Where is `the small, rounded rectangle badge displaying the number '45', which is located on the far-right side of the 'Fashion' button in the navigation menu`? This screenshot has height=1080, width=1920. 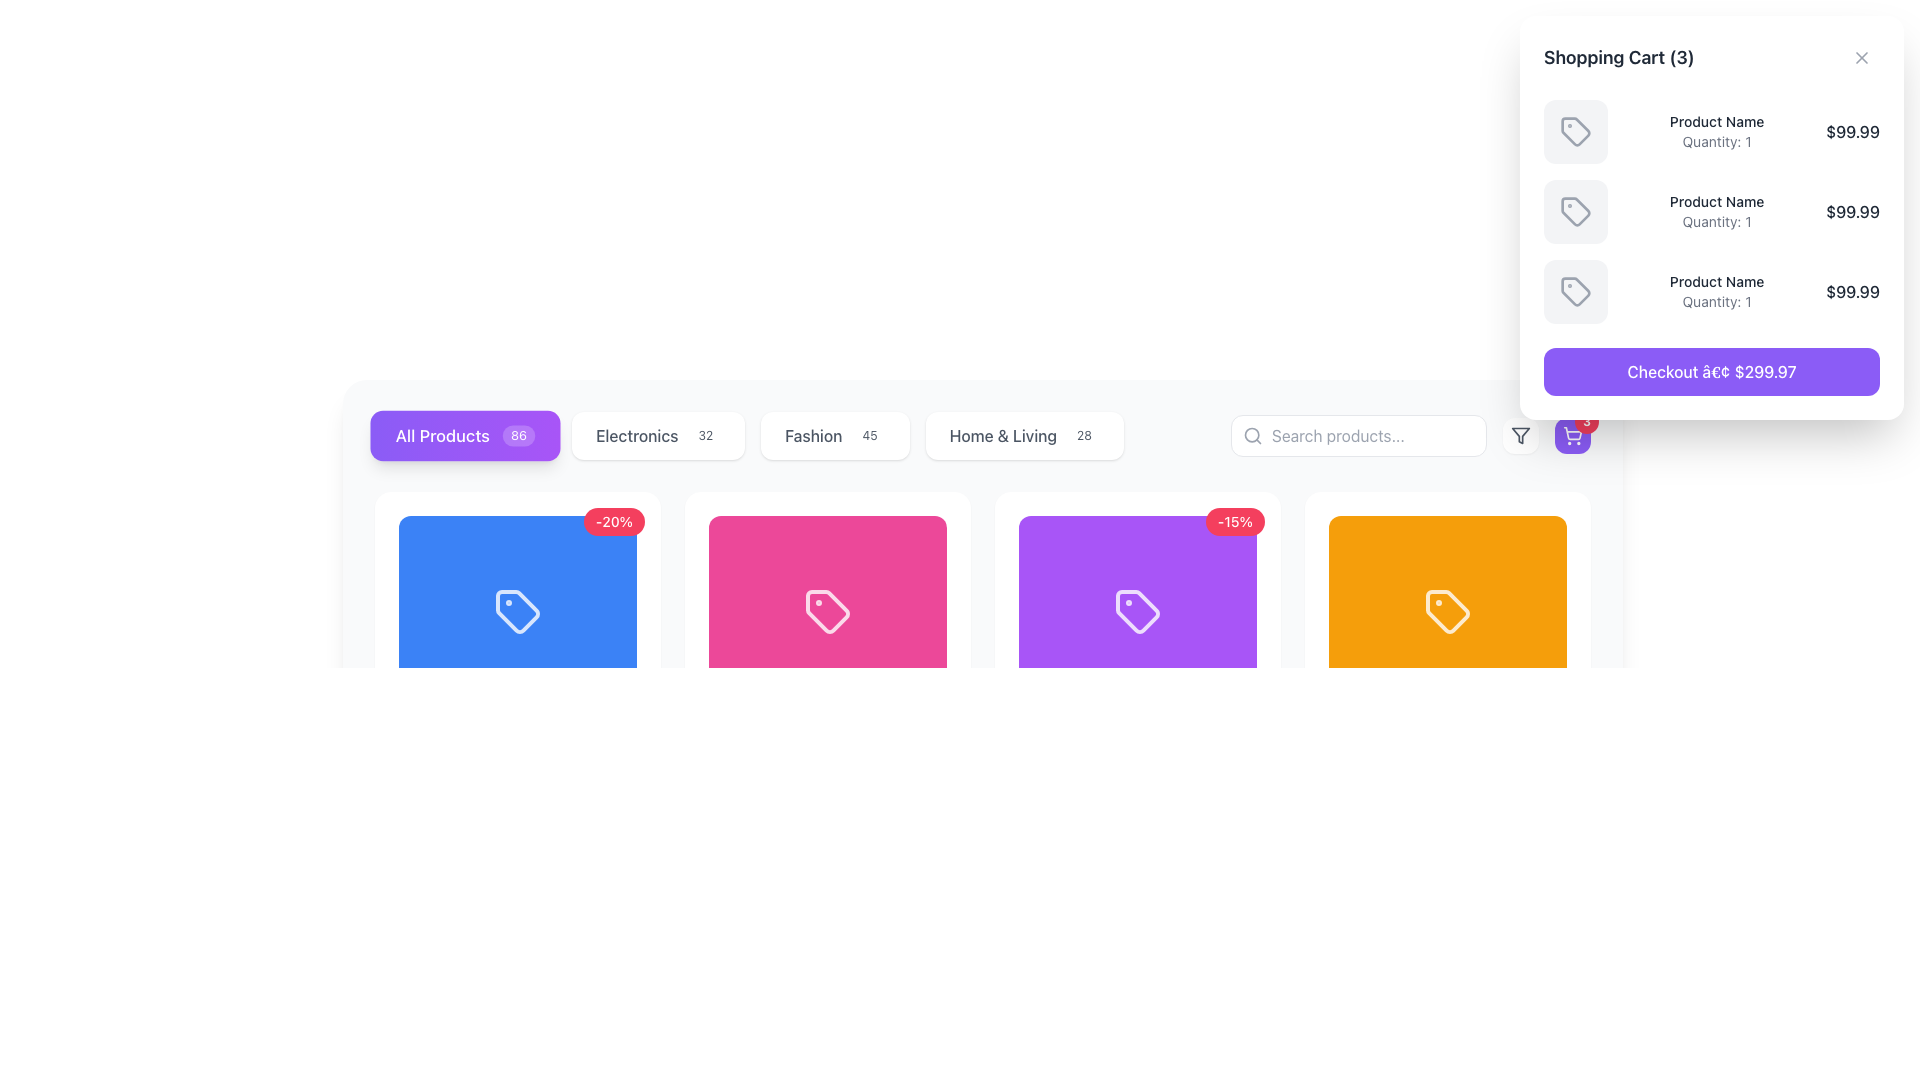
the small, rounded rectangle badge displaying the number '45', which is located on the far-right side of the 'Fashion' button in the navigation menu is located at coordinates (869, 434).